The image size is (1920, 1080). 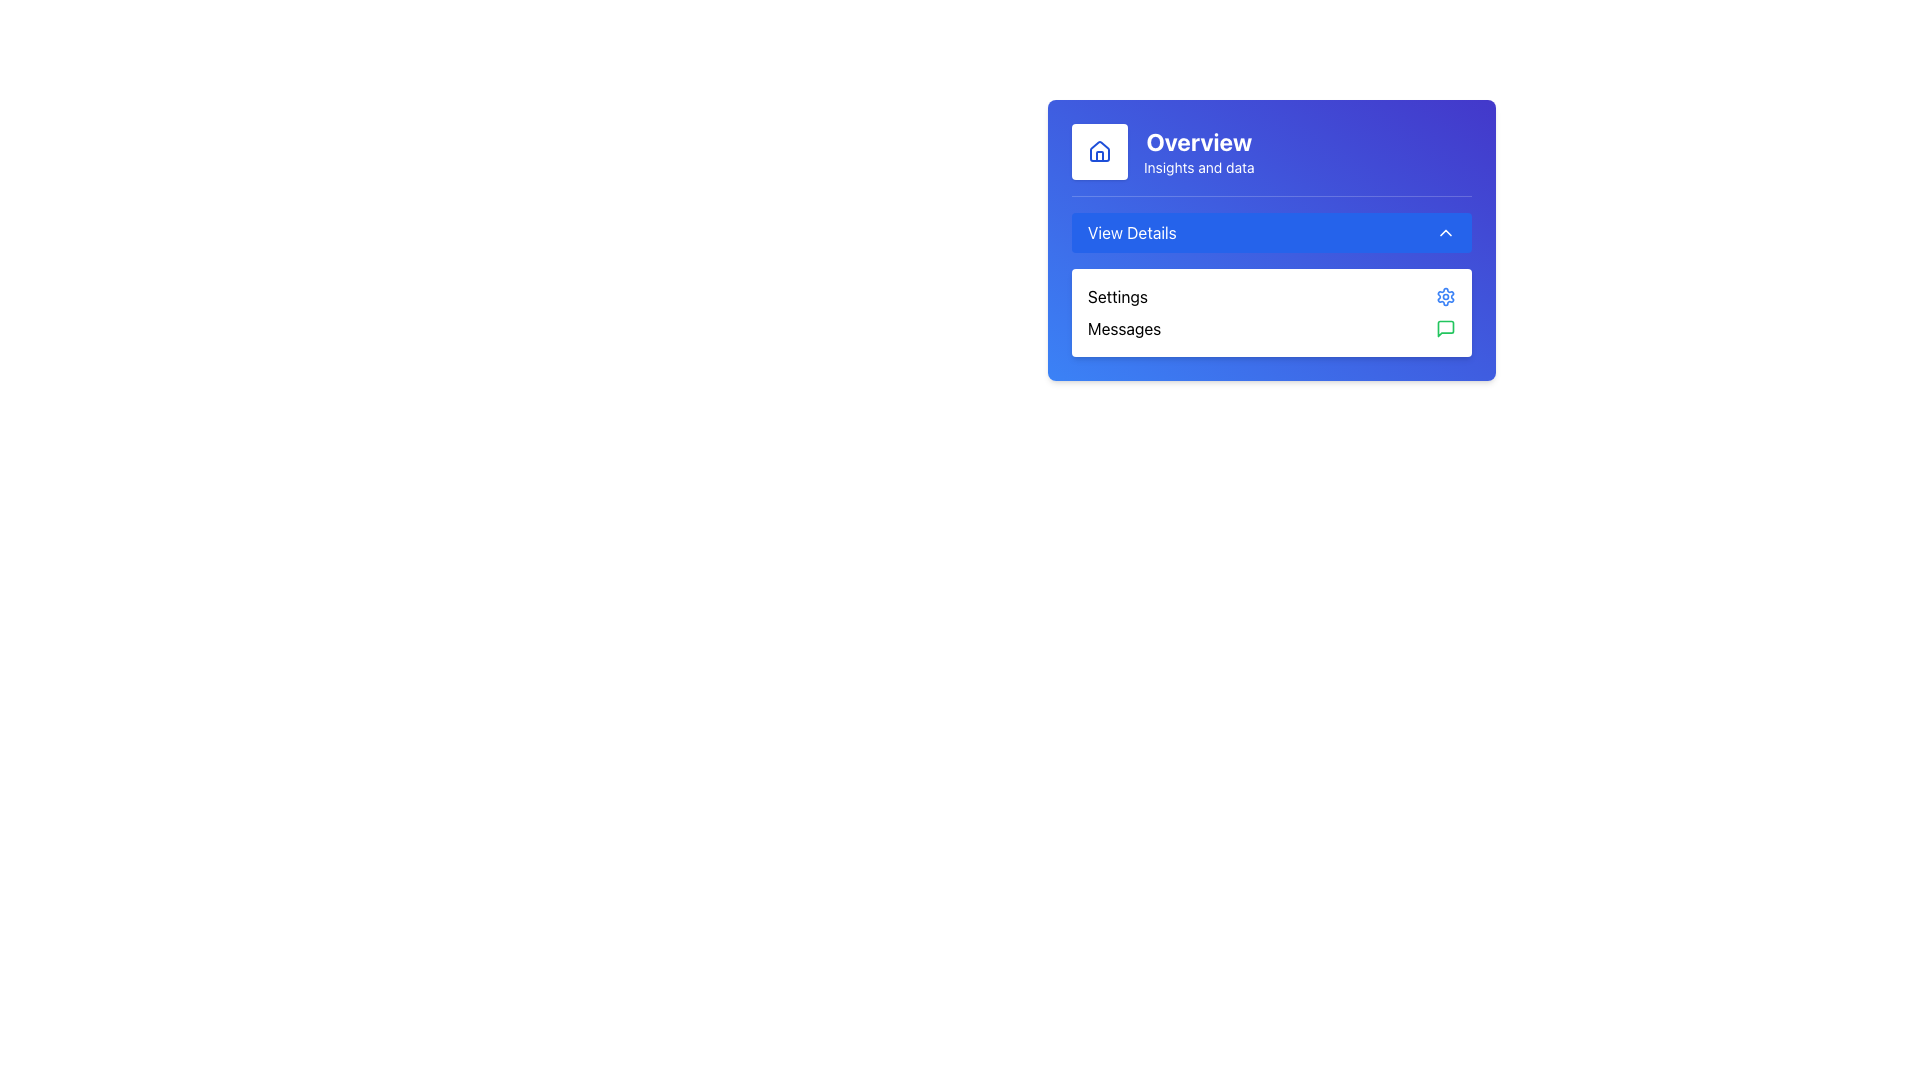 I want to click on the Icon located in the top left corner of the 'Overview' card, above the text 'Insights and data', so click(x=1098, y=150).